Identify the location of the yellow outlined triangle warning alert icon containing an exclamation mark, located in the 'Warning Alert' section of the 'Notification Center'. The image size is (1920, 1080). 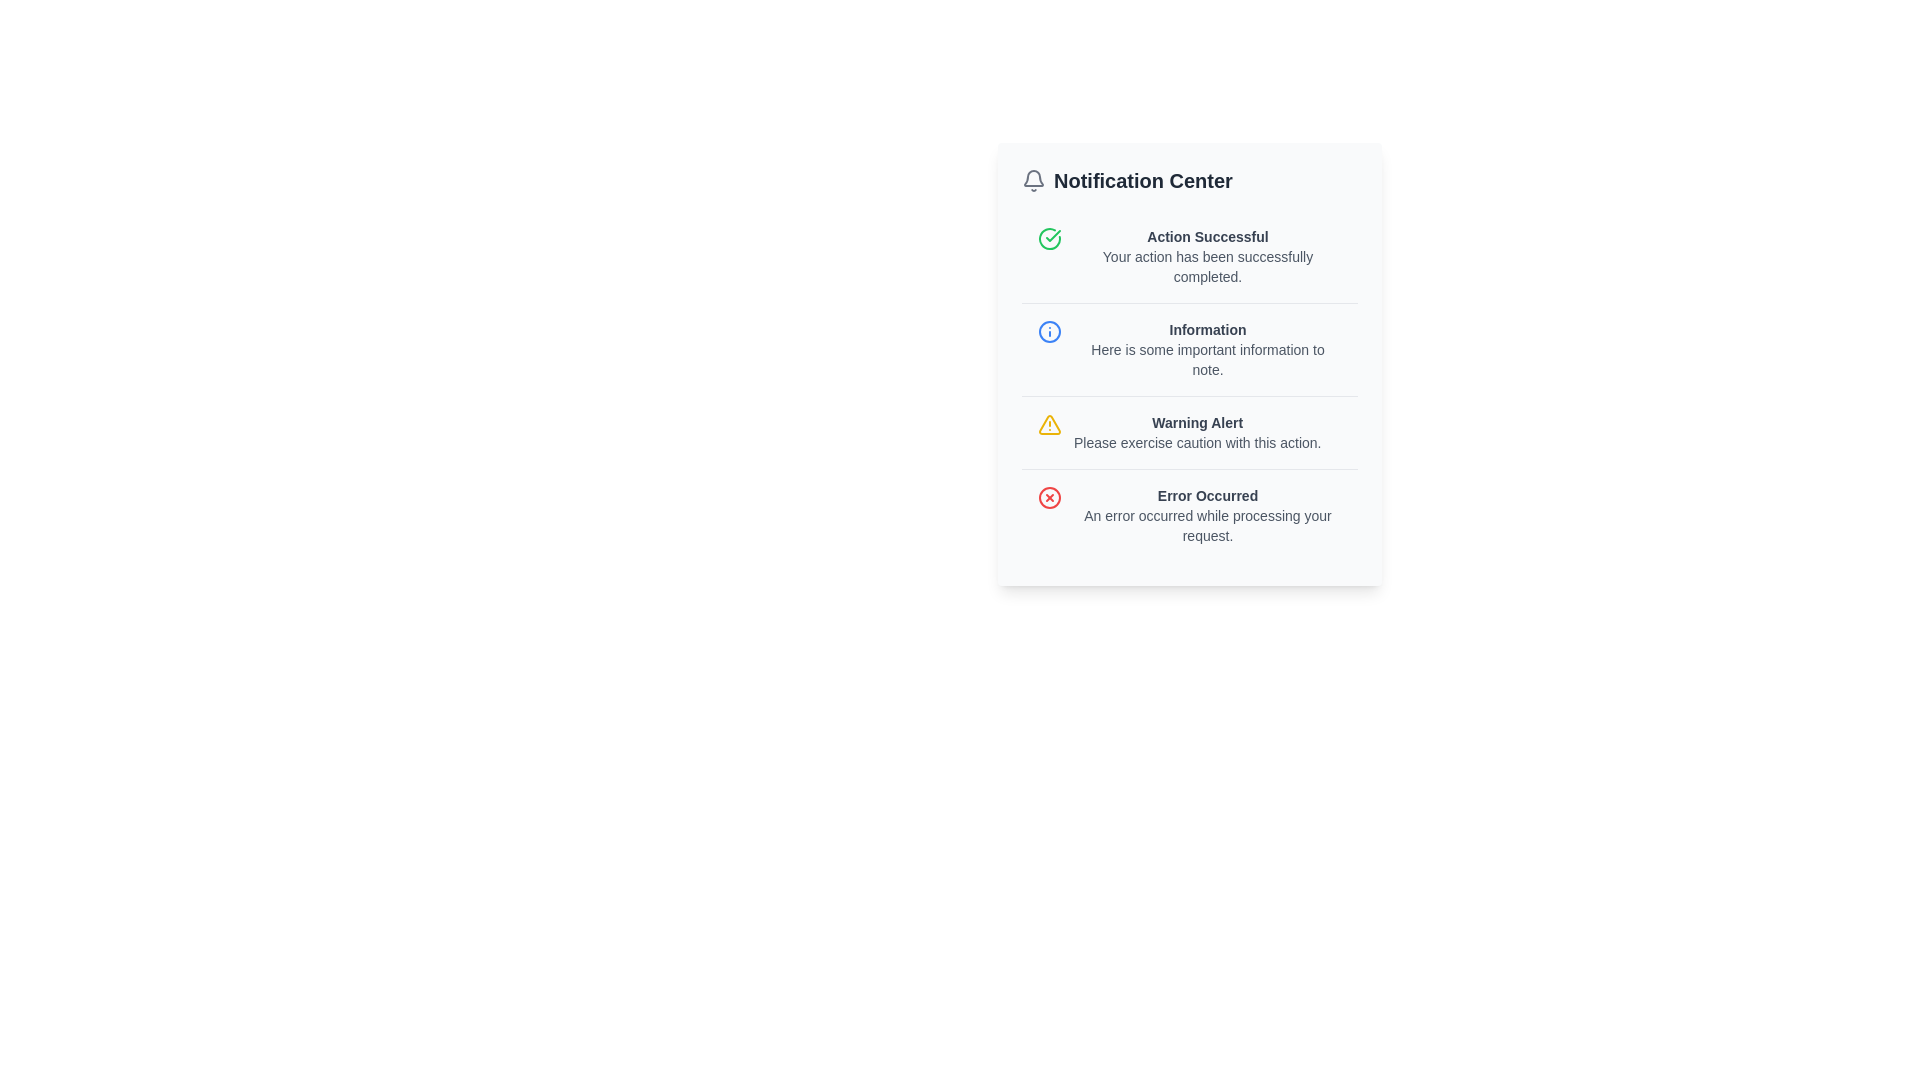
(1049, 423).